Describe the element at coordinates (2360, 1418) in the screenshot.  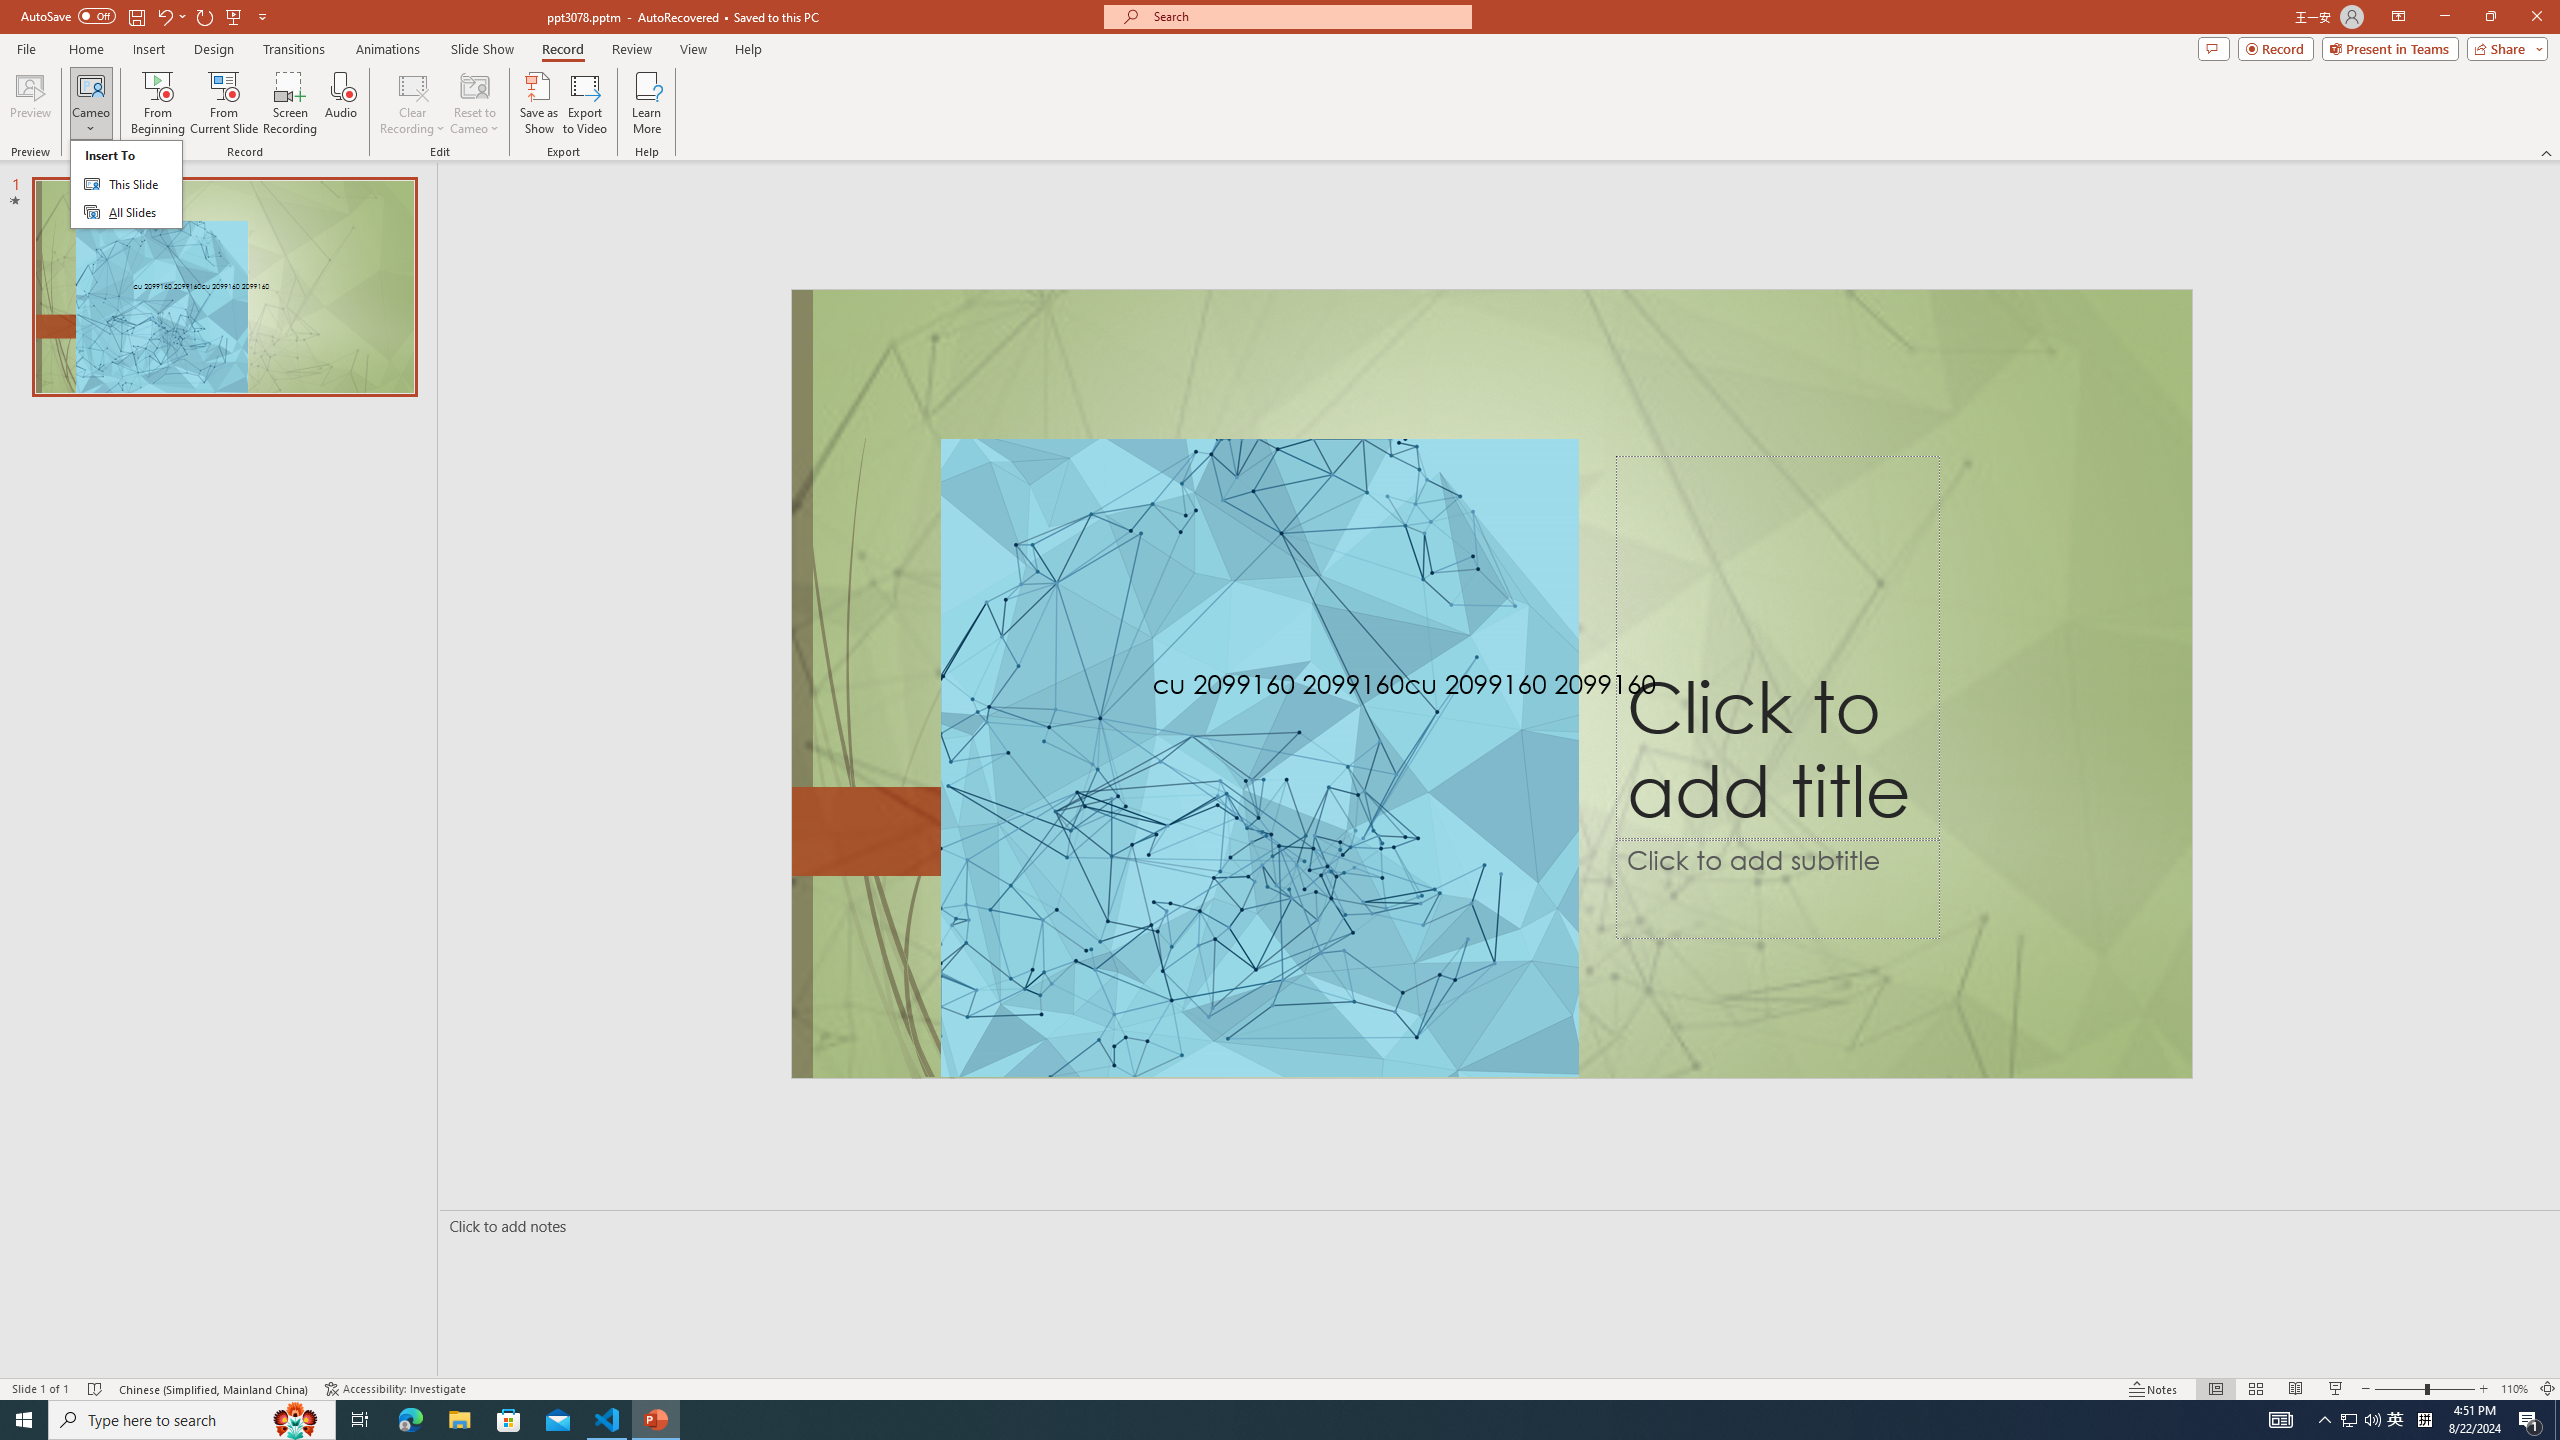
I see `'User Promoted Notification Area'` at that location.